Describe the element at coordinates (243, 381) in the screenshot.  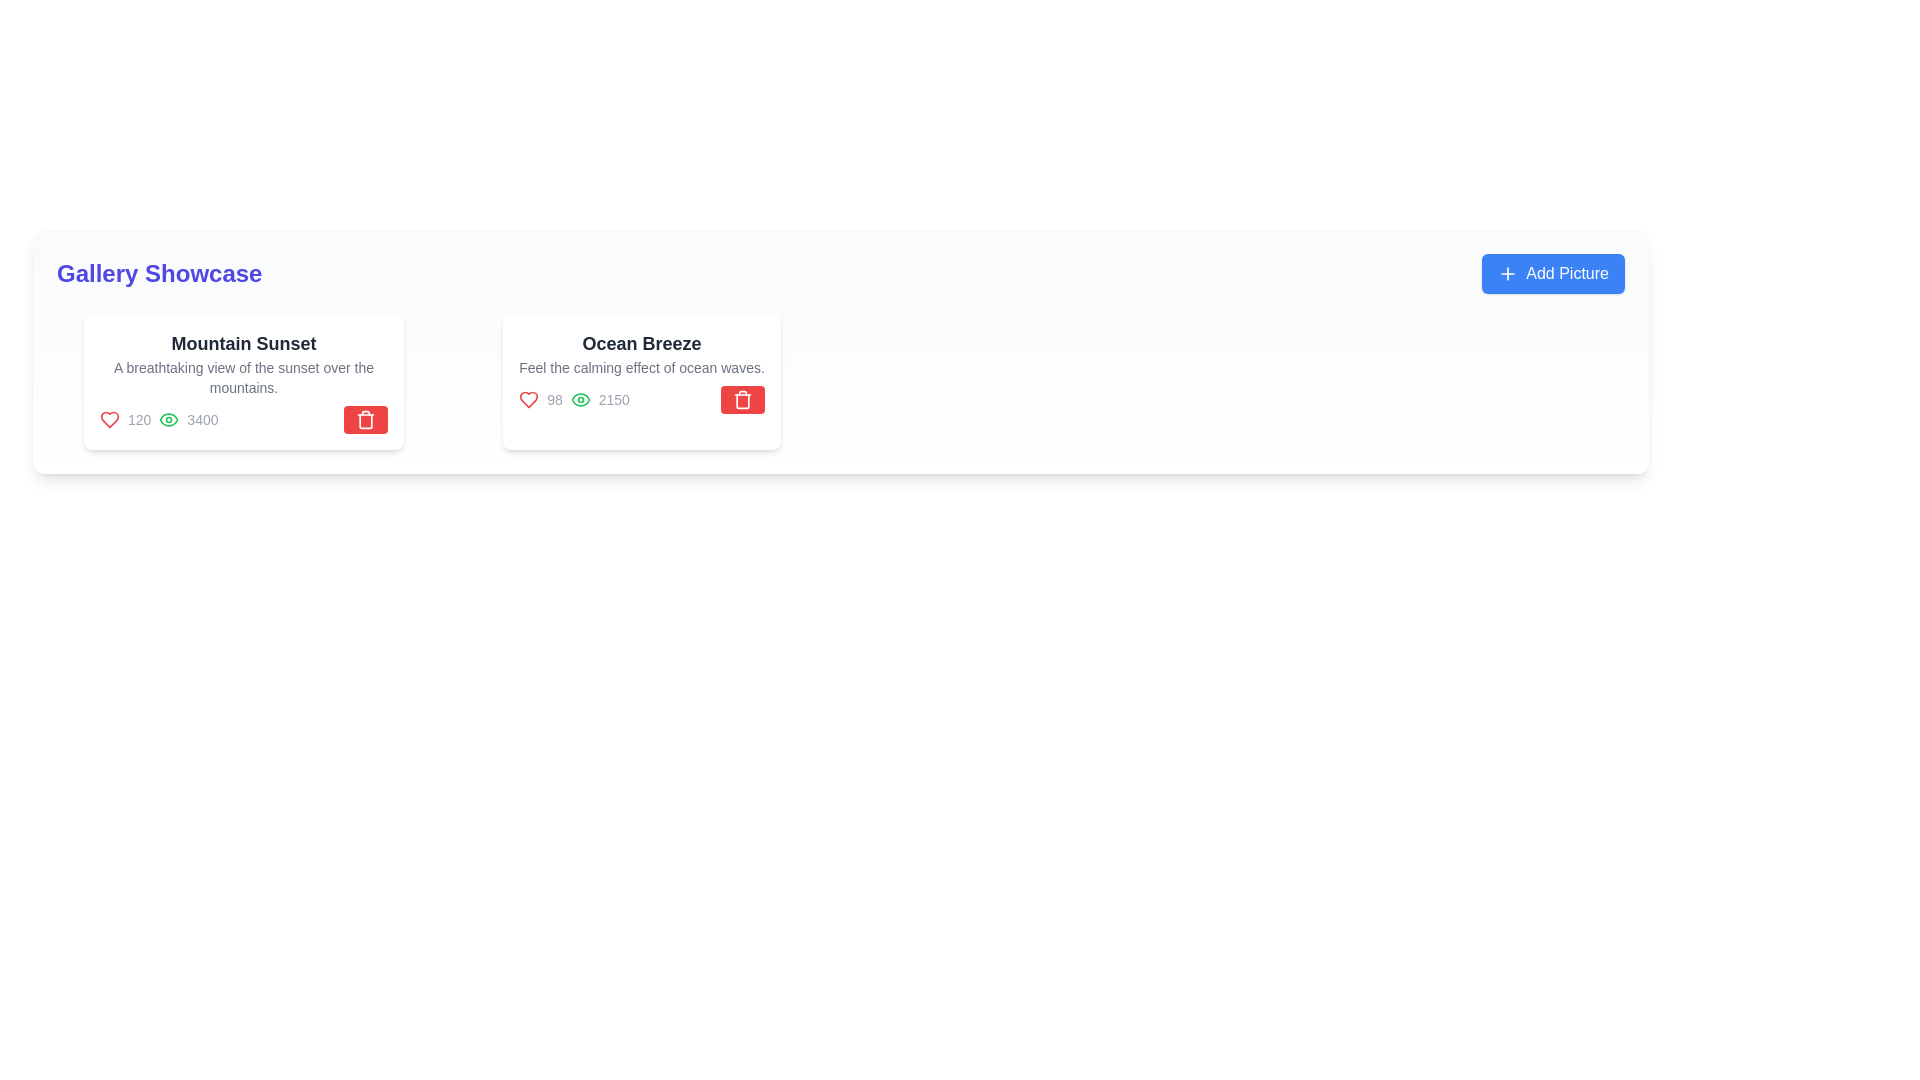
I see `the first card component in the grid layout that represents an item, providing details such as title and description` at that location.